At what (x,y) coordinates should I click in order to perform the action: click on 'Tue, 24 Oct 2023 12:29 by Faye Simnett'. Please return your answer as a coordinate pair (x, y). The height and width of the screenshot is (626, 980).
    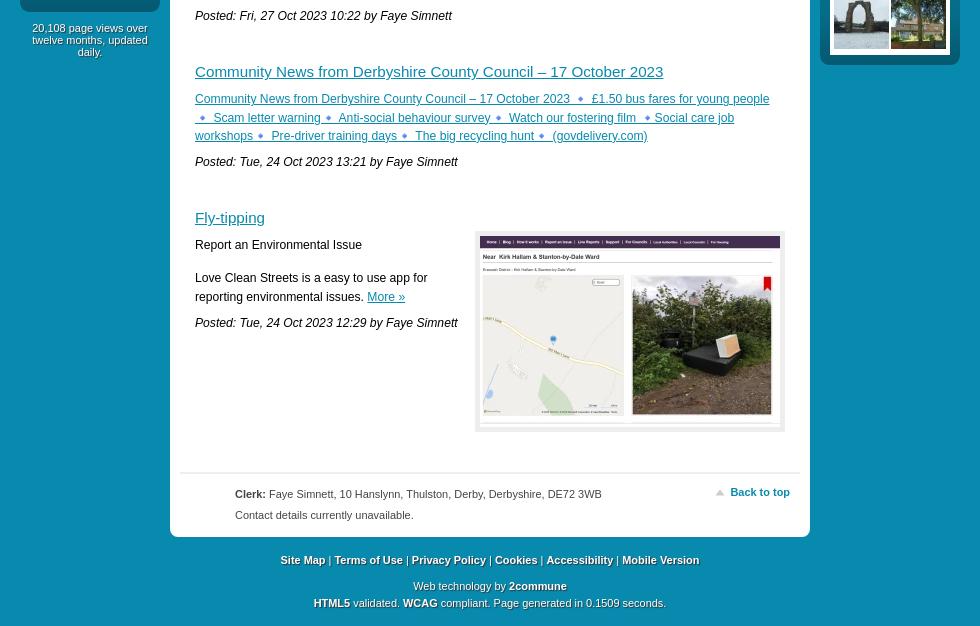
    Looking at the image, I should click on (347, 321).